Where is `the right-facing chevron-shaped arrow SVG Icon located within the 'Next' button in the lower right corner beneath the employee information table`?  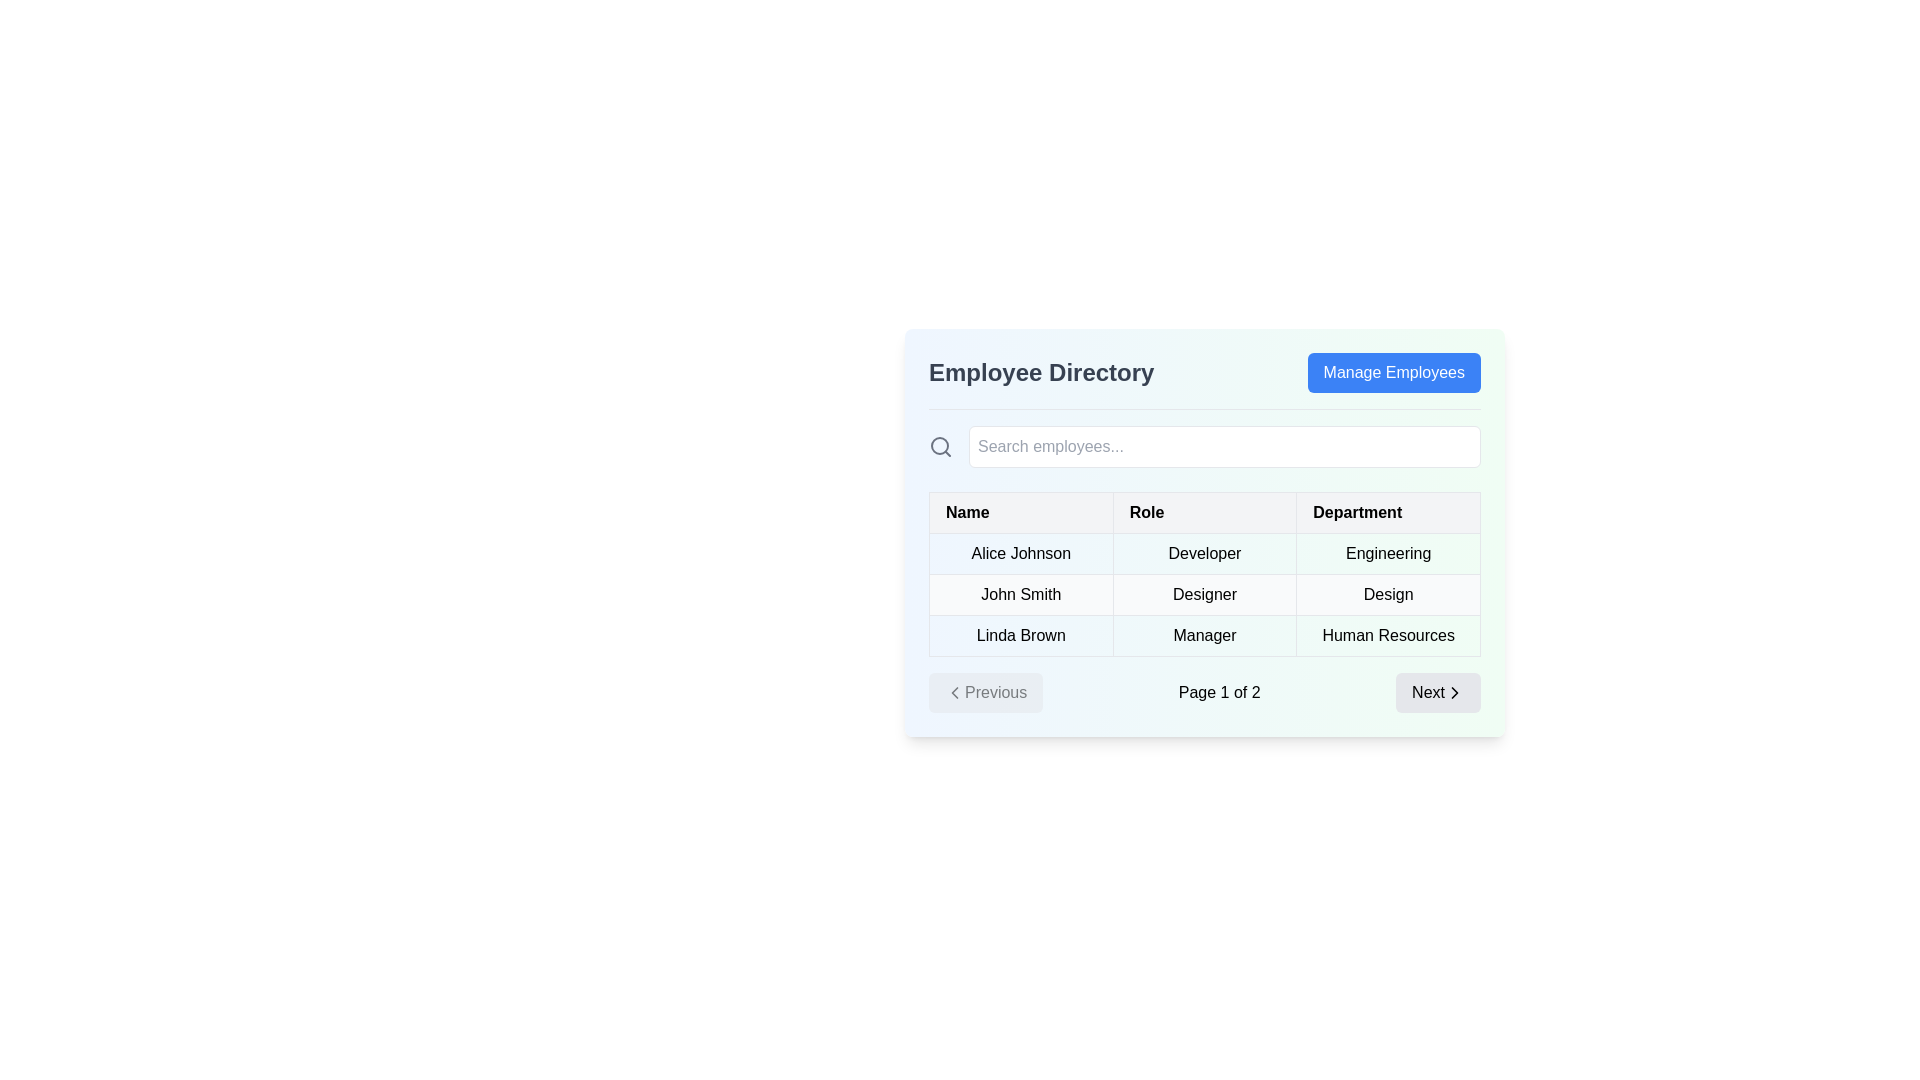
the right-facing chevron-shaped arrow SVG Icon located within the 'Next' button in the lower right corner beneath the employee information table is located at coordinates (1454, 692).